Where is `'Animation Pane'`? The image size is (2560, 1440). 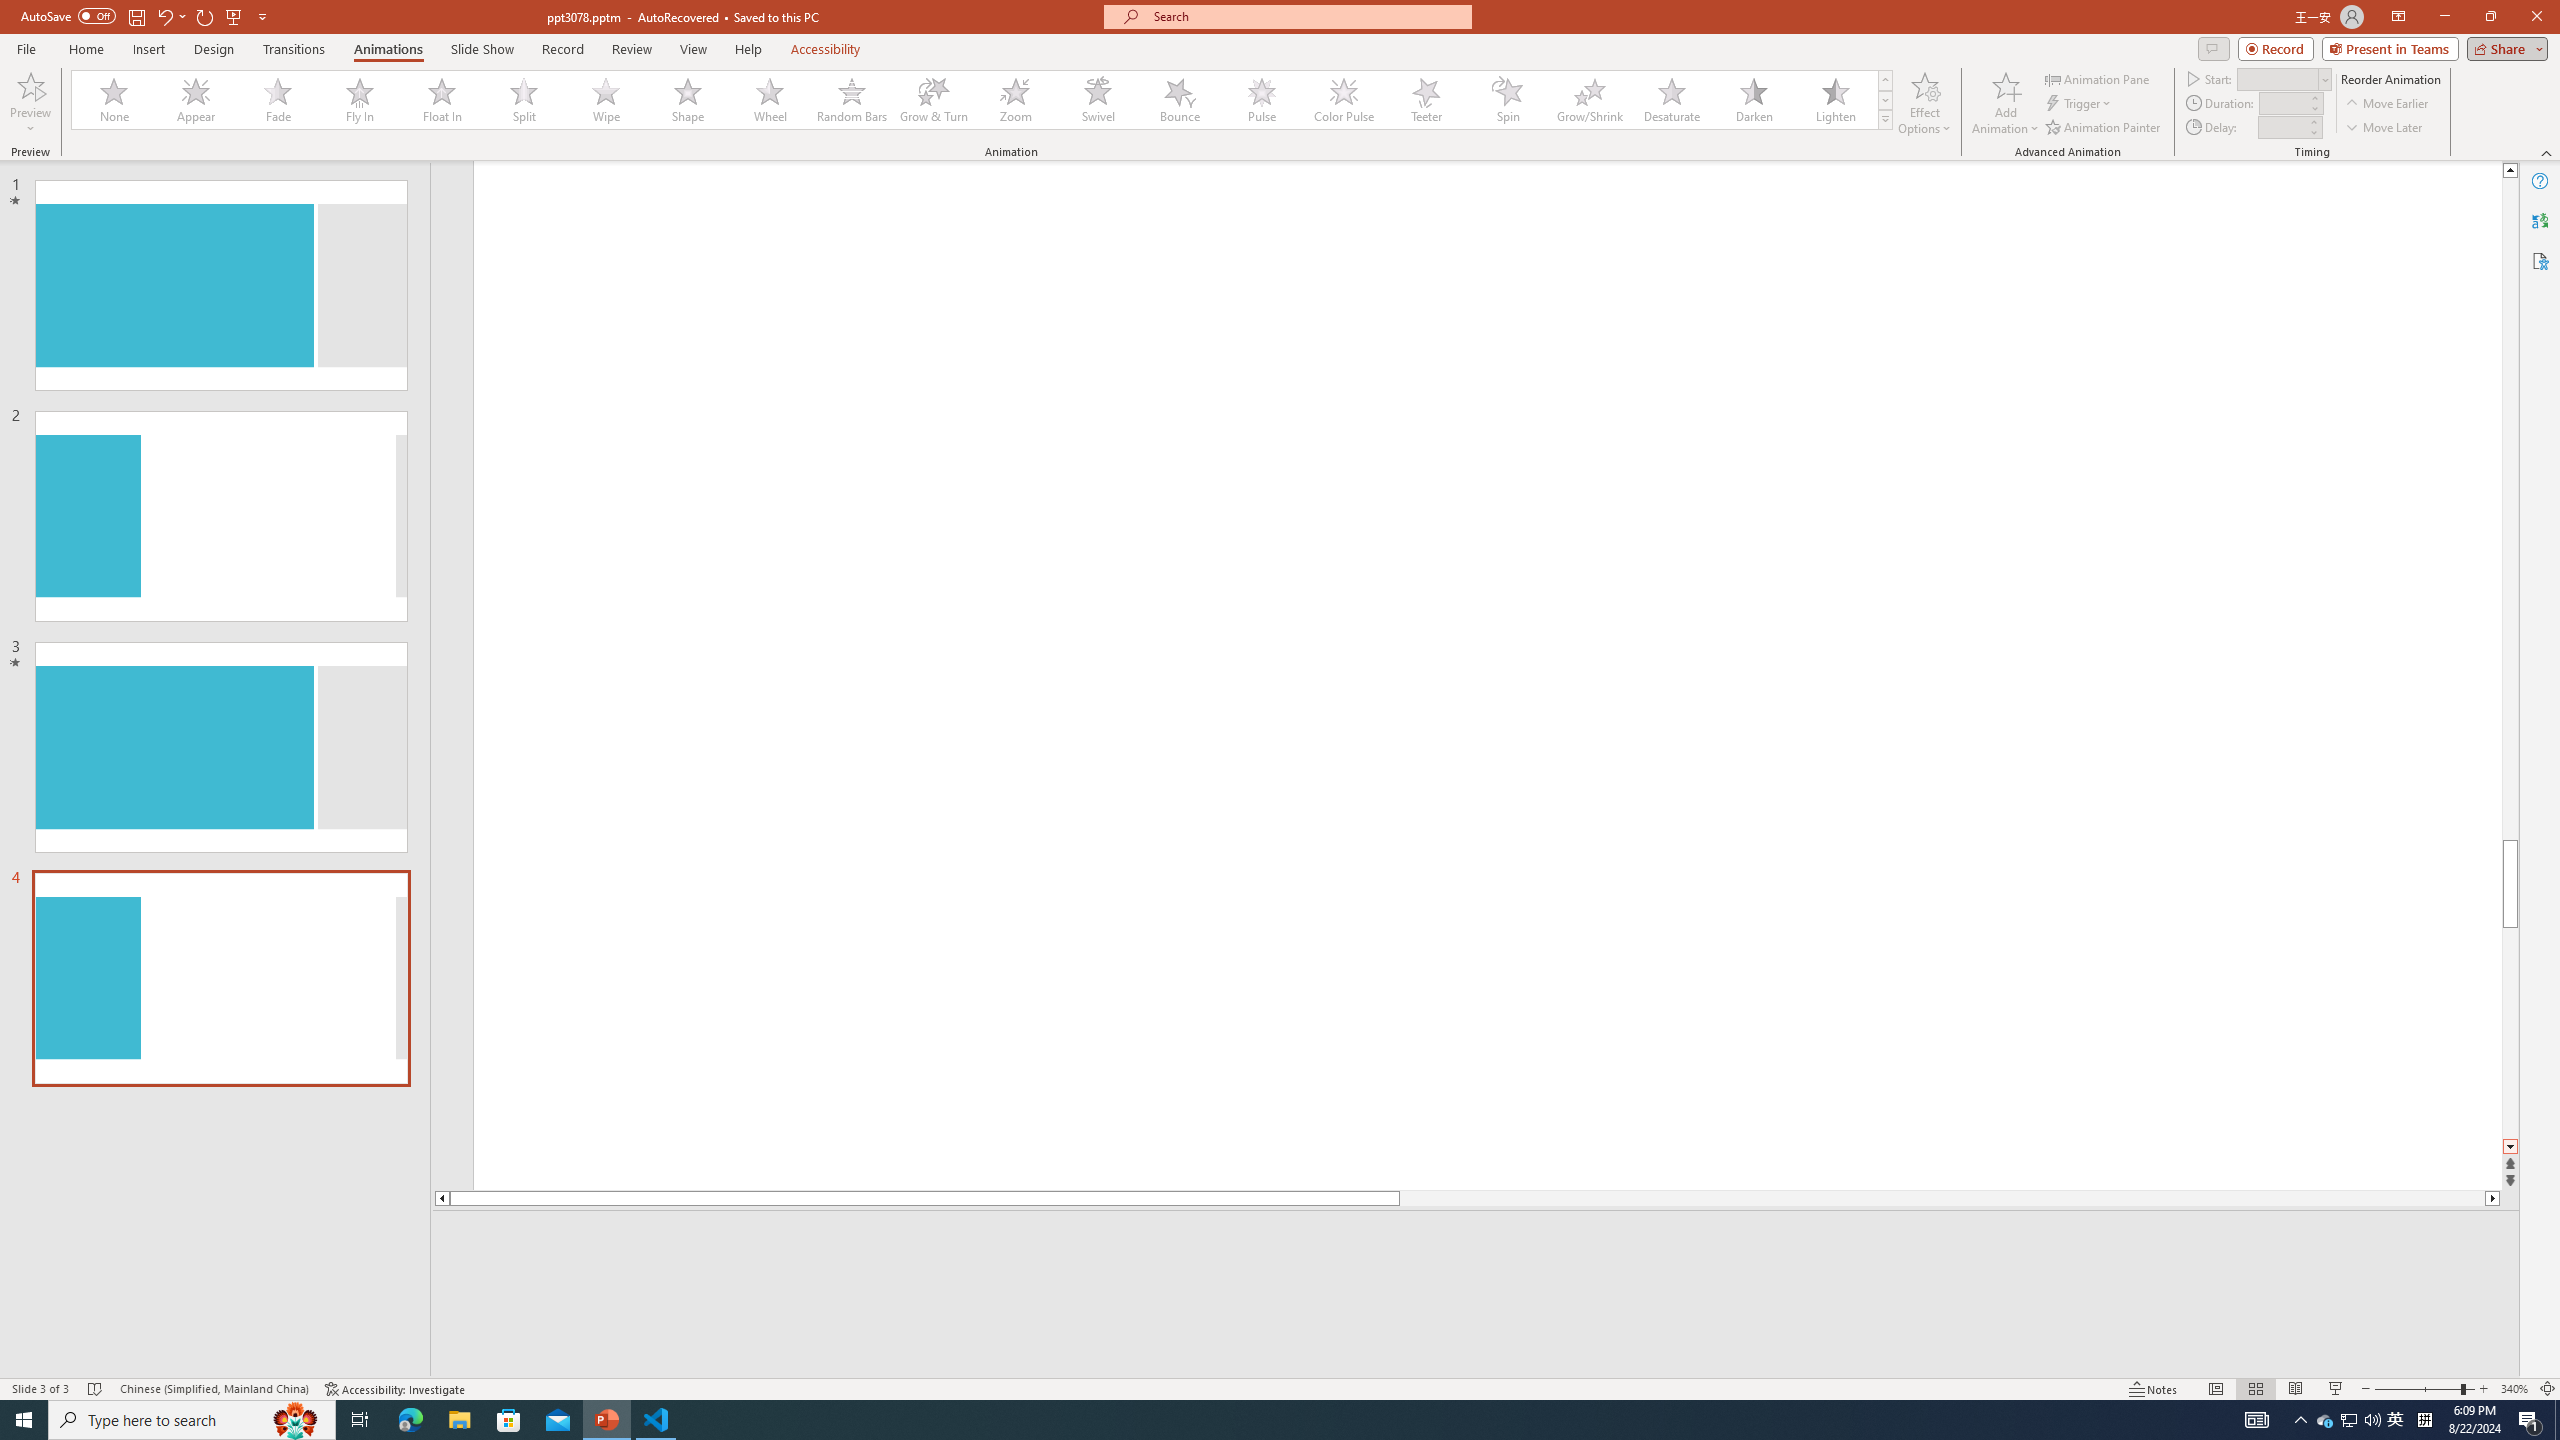
'Animation Pane' is located at coordinates (2099, 78).